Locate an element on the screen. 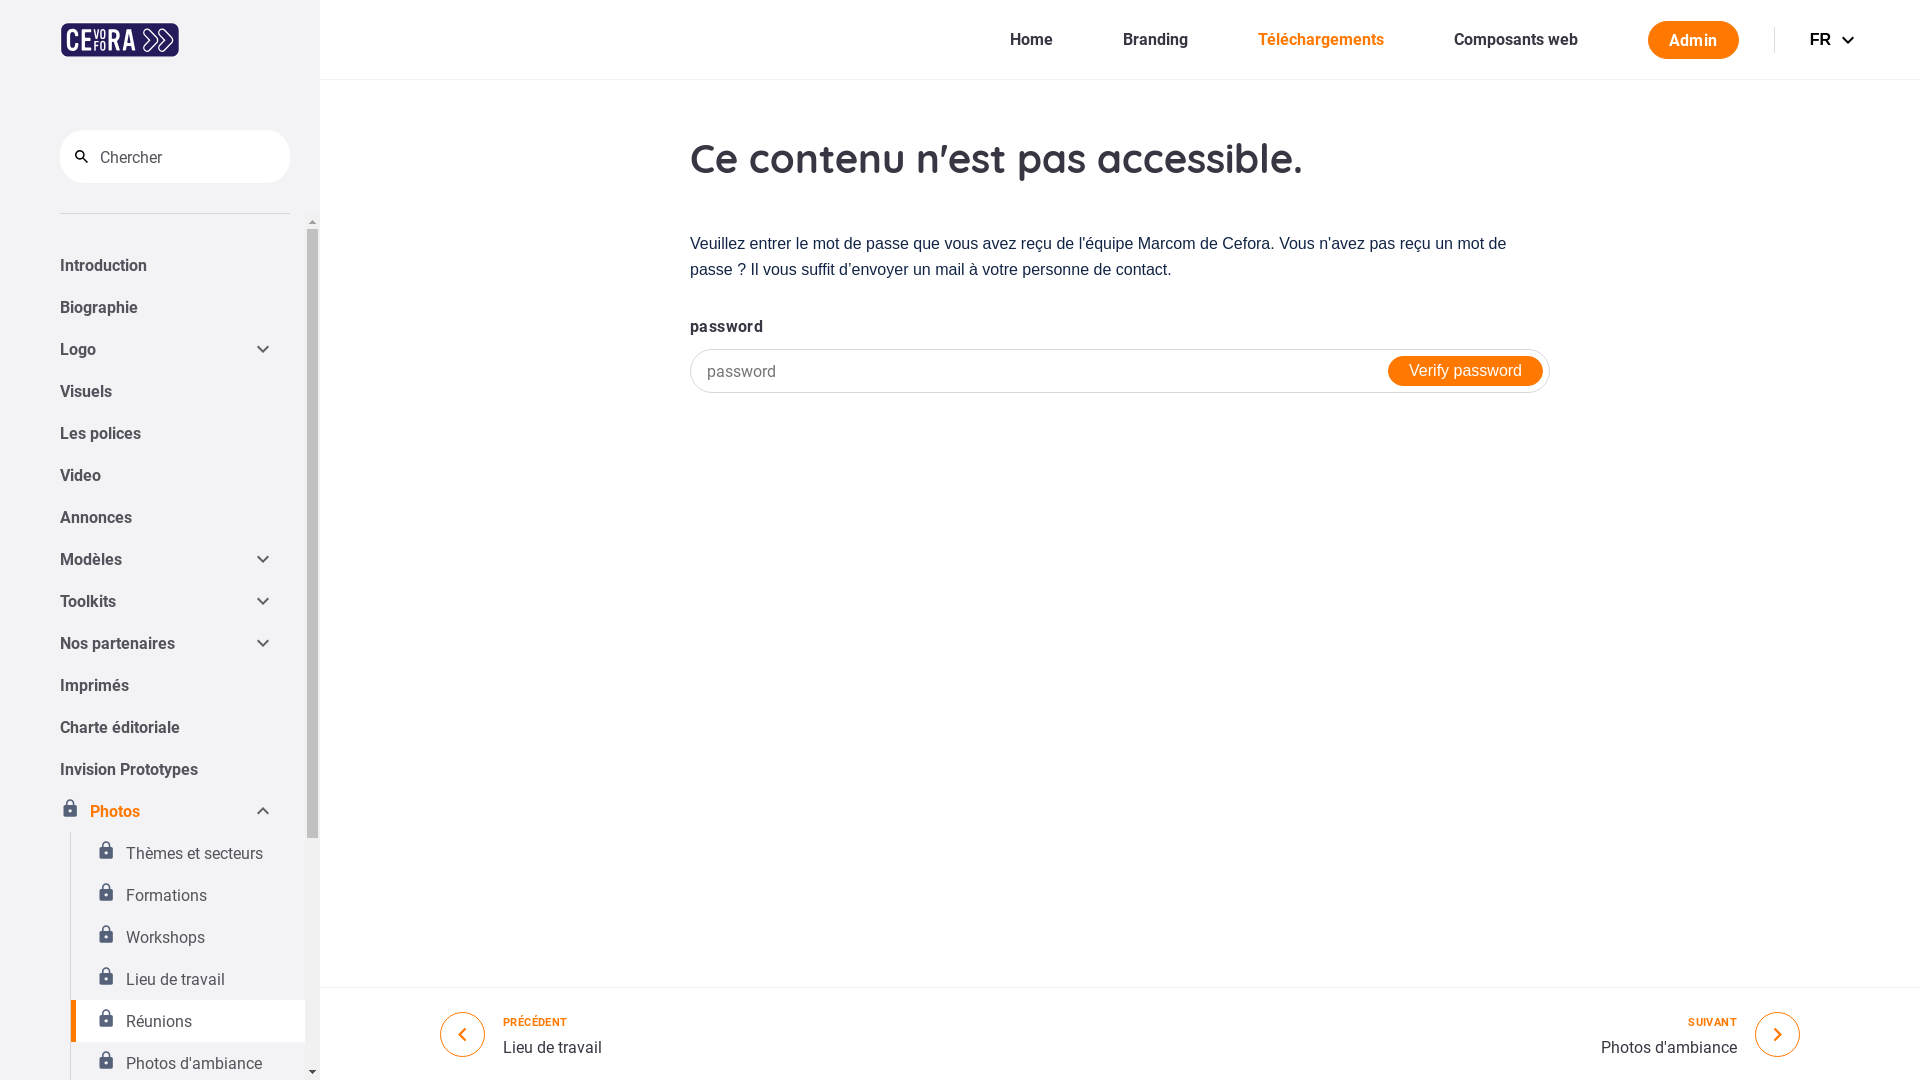  'Annonces' is located at coordinates (59, 515).